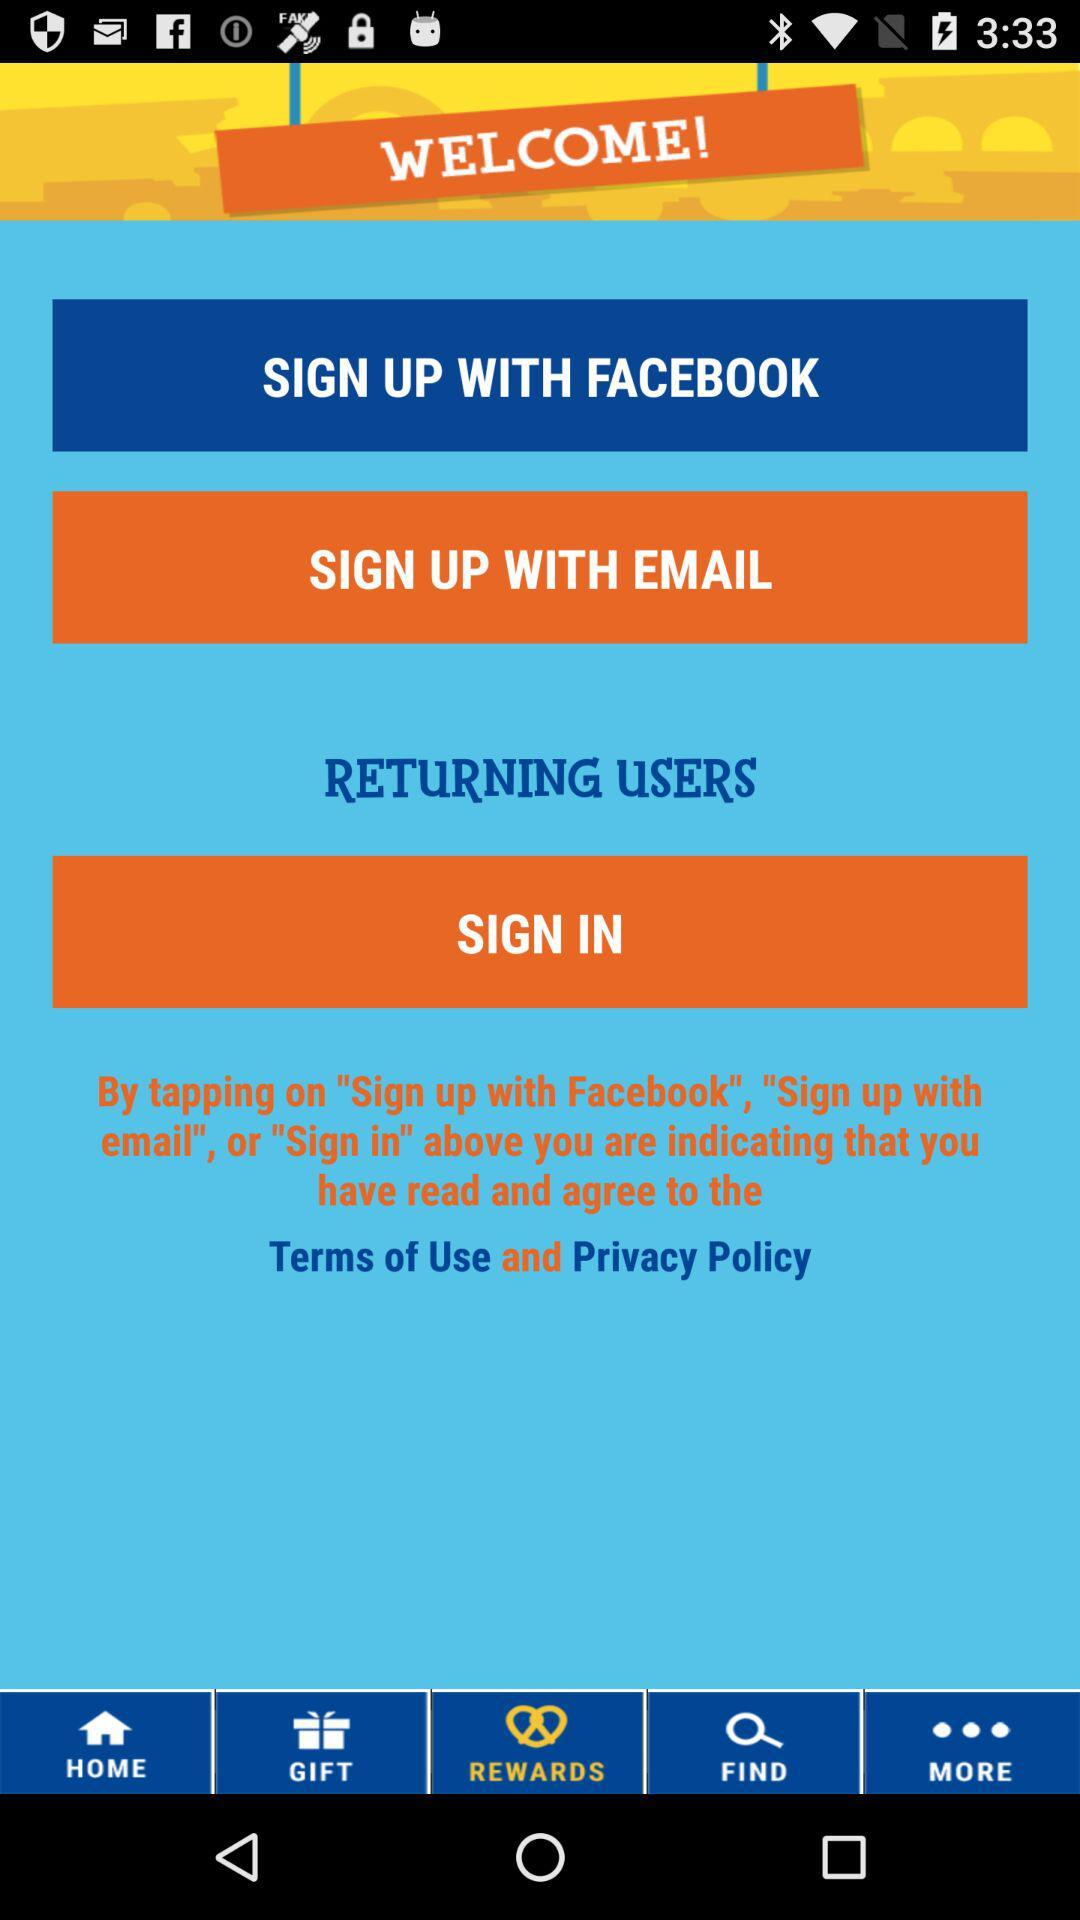 This screenshot has width=1080, height=1920. I want to click on the item below sign in item, so click(384, 1261).